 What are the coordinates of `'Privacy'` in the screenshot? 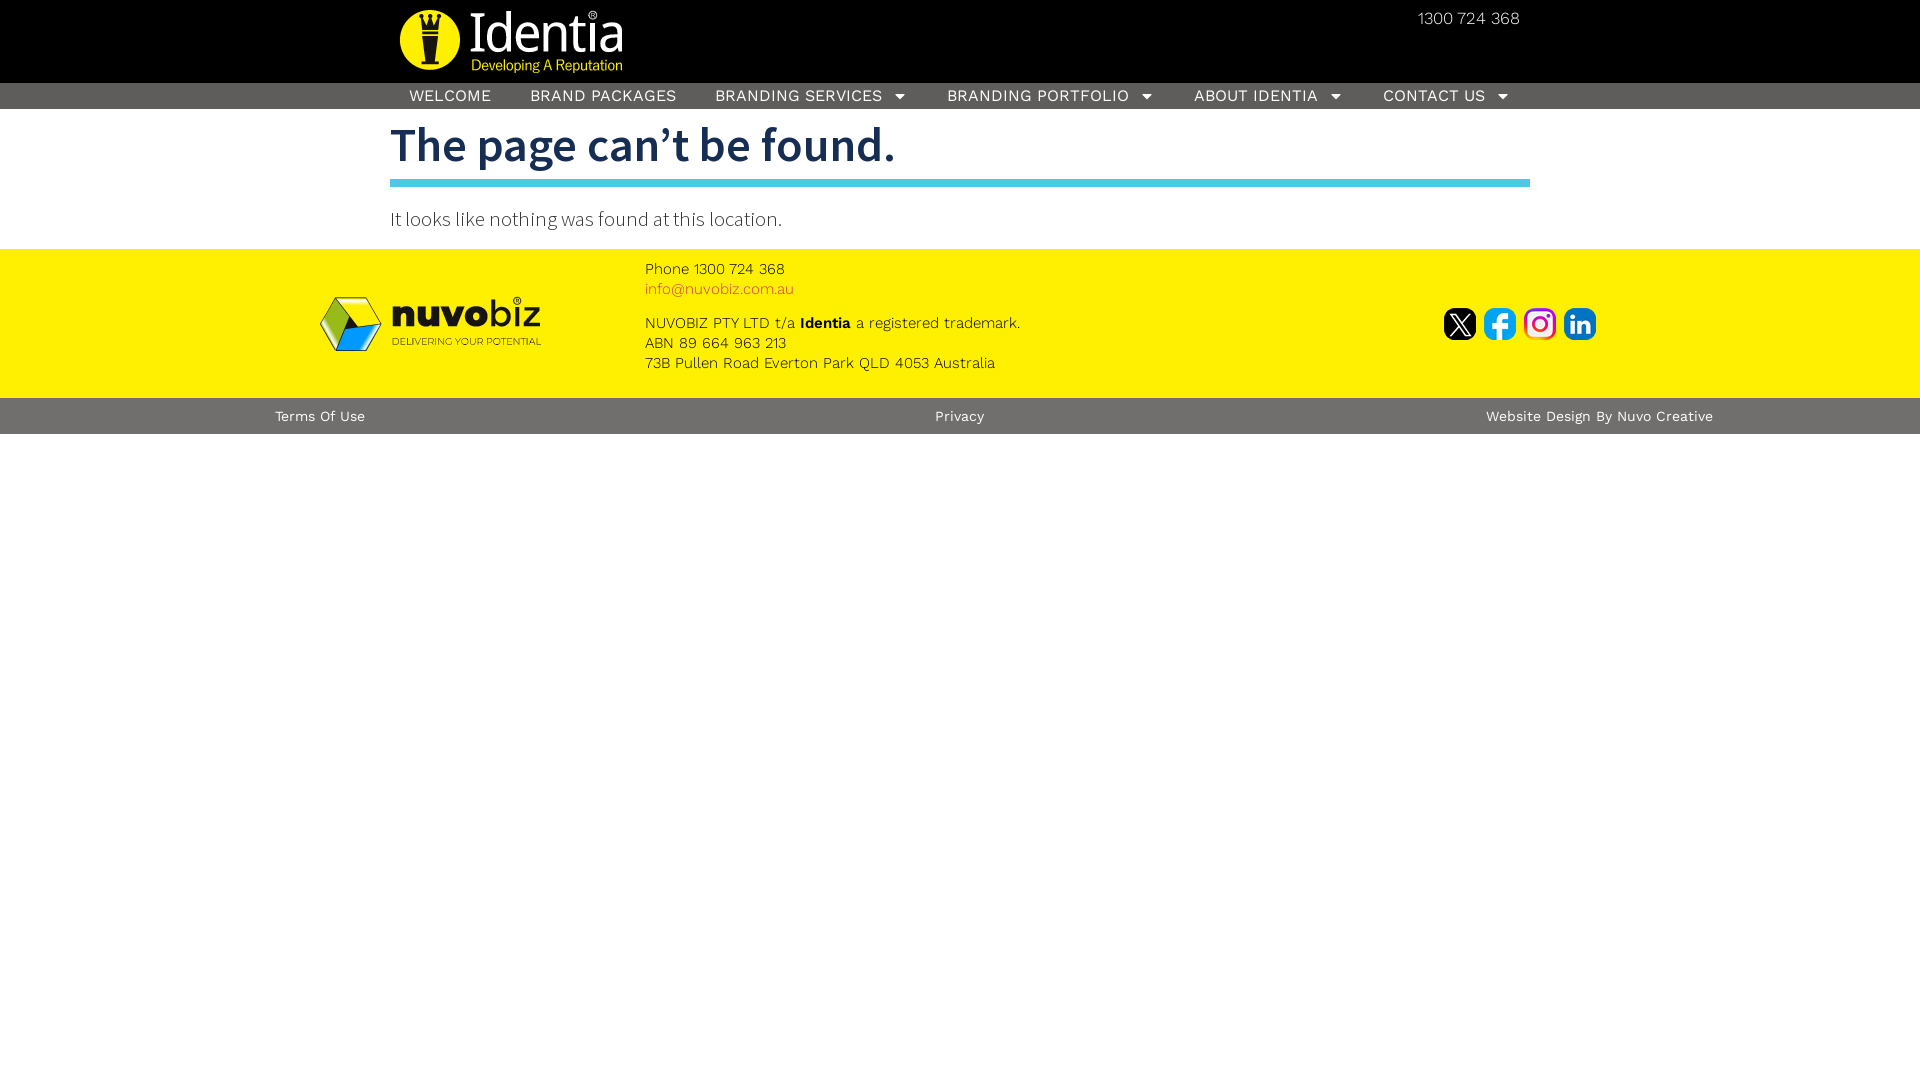 It's located at (958, 415).